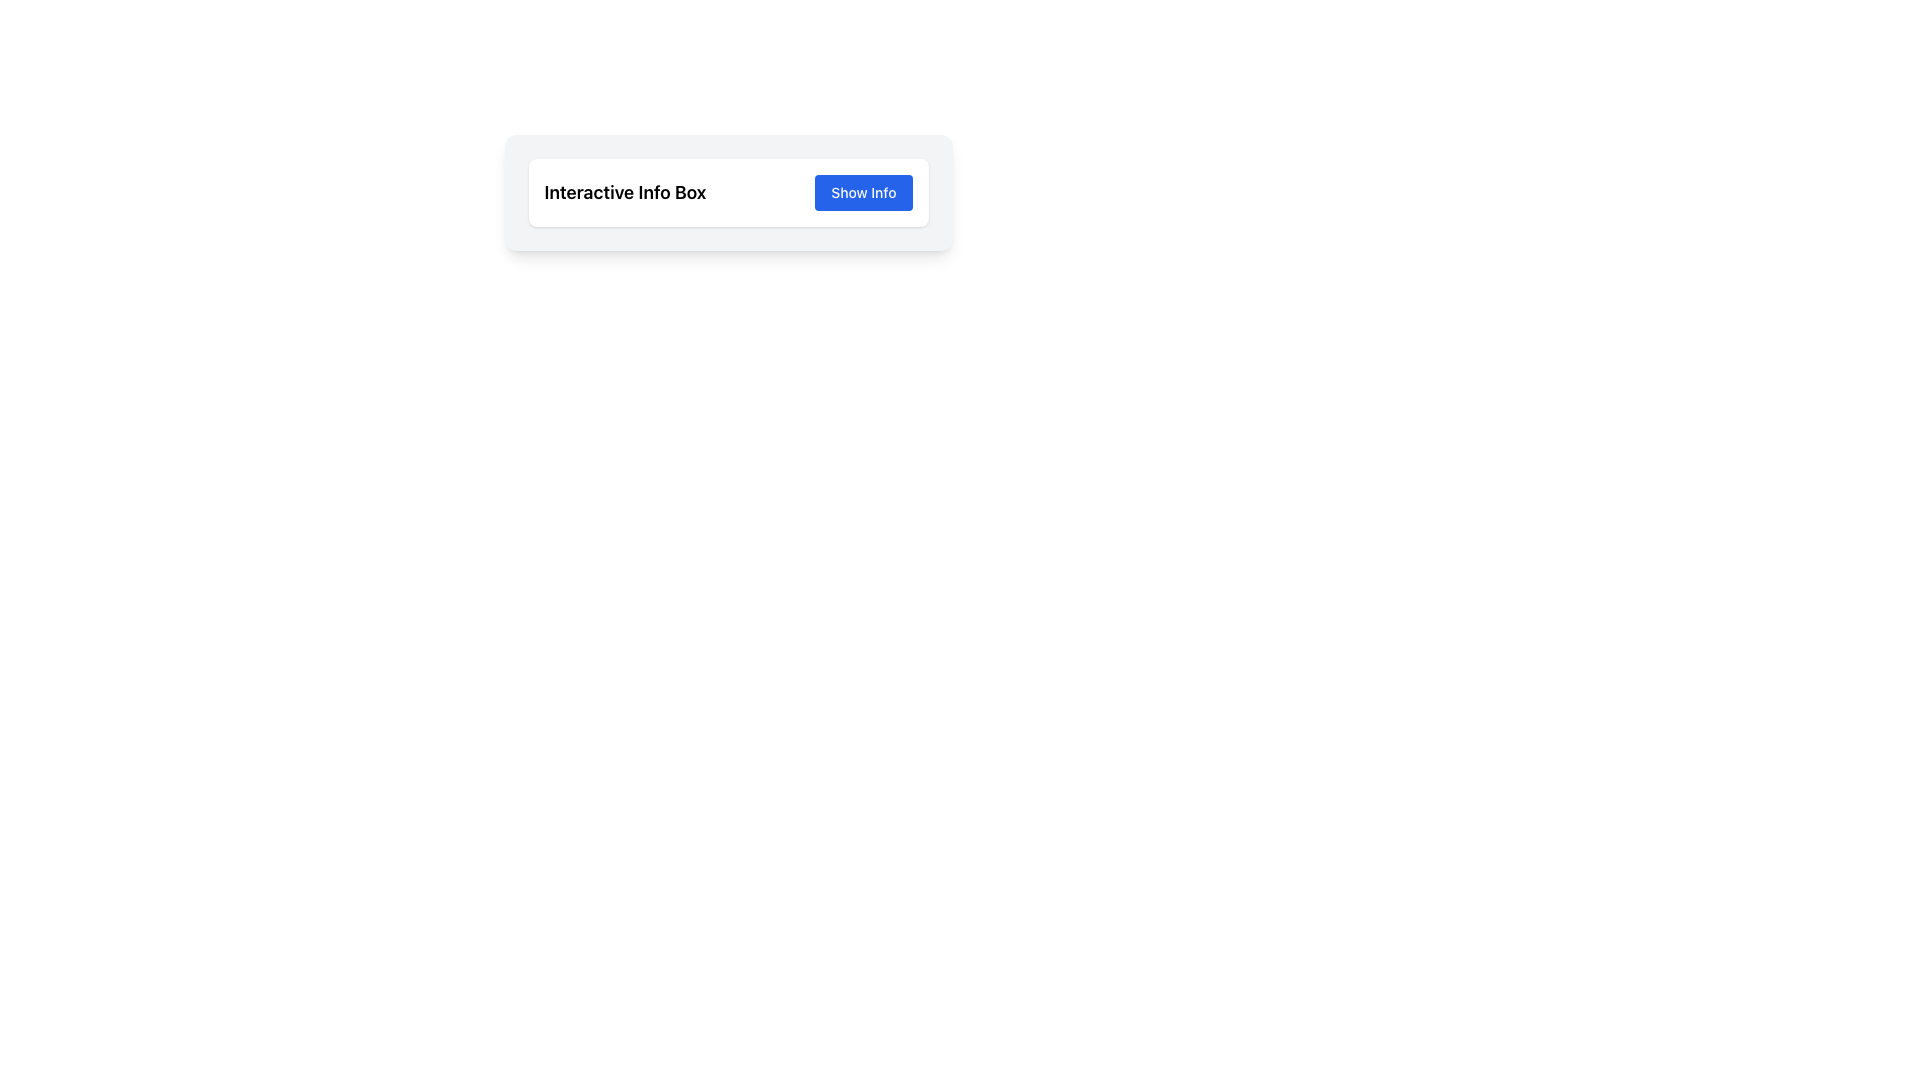 This screenshot has width=1920, height=1080. Describe the element at coordinates (864, 192) in the screenshot. I see `the blue button labeled 'Show Info' to check for the appearance of a tooltip` at that location.